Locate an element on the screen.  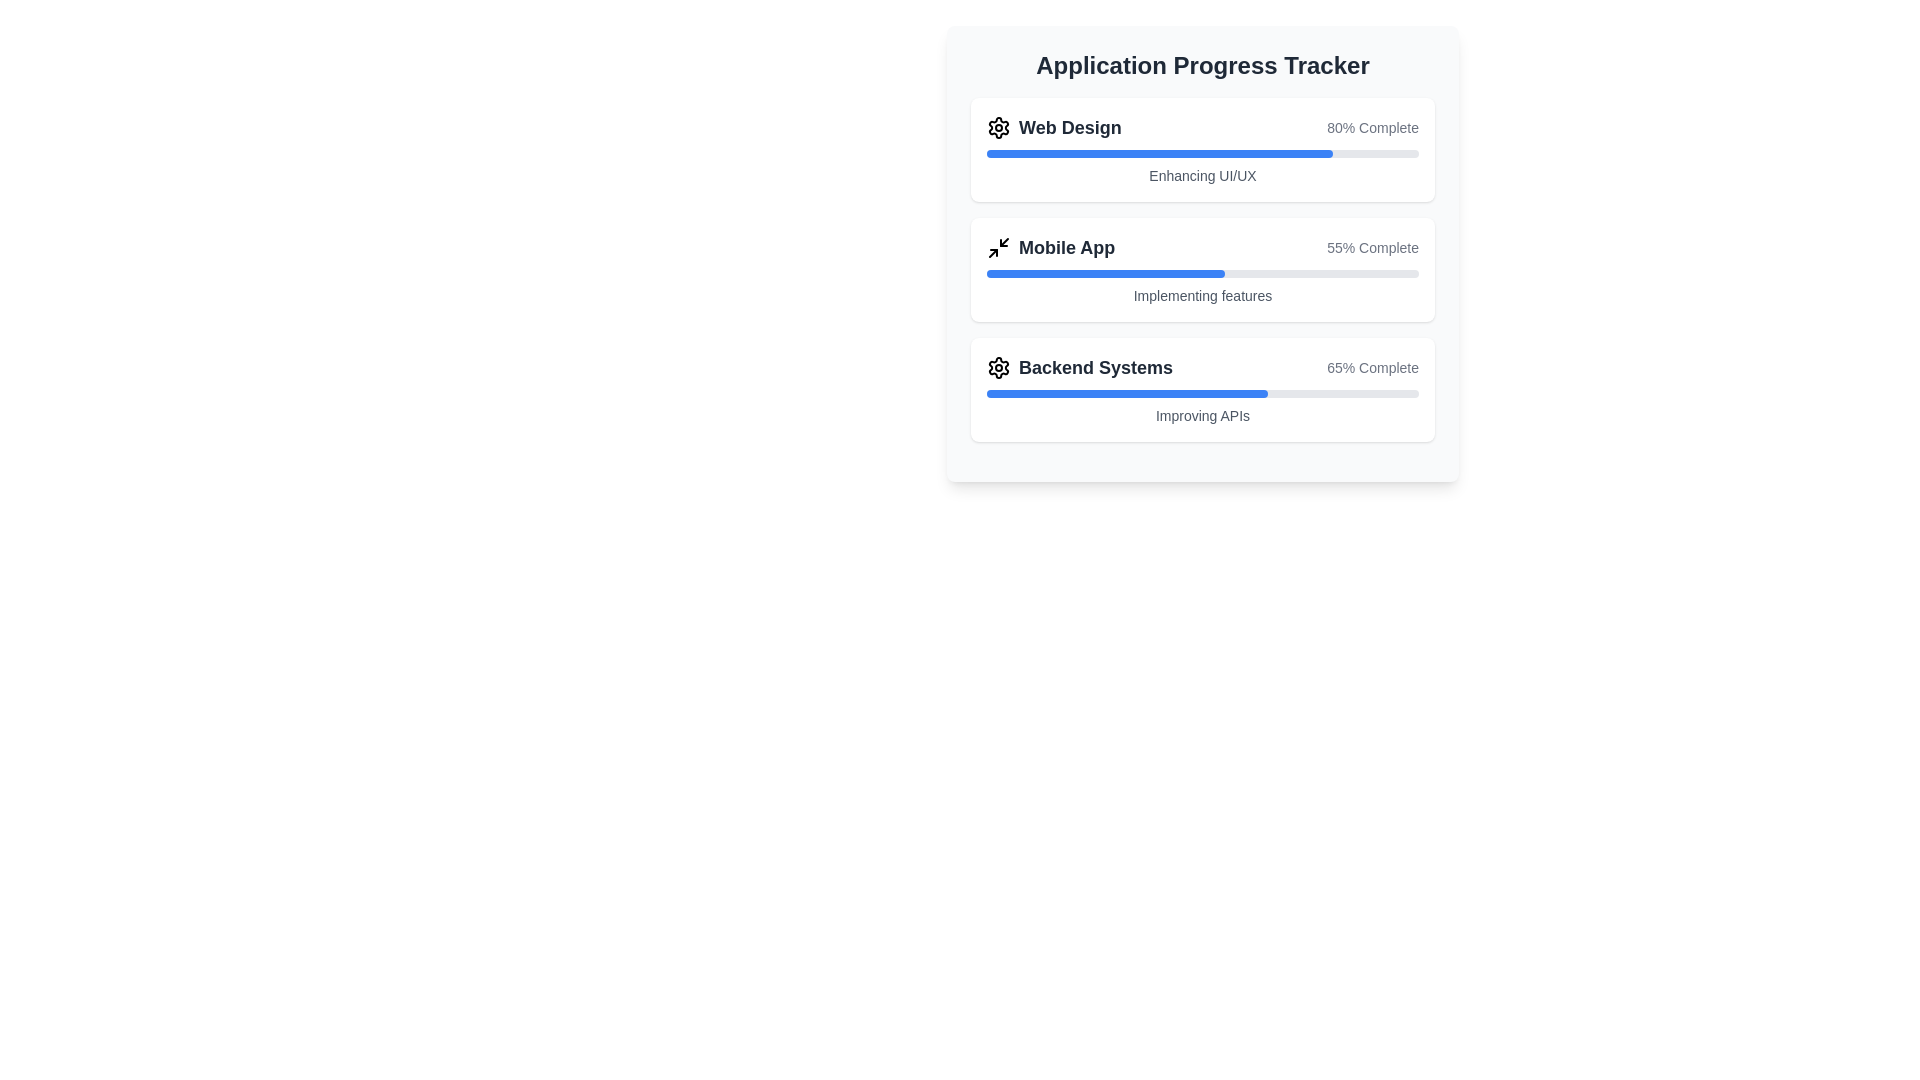
the gear-like icon representing settings in the 'Application Progress Tracker' interface, located at the topmost section adjacent to the 'Web Design' label is located at coordinates (998, 367).